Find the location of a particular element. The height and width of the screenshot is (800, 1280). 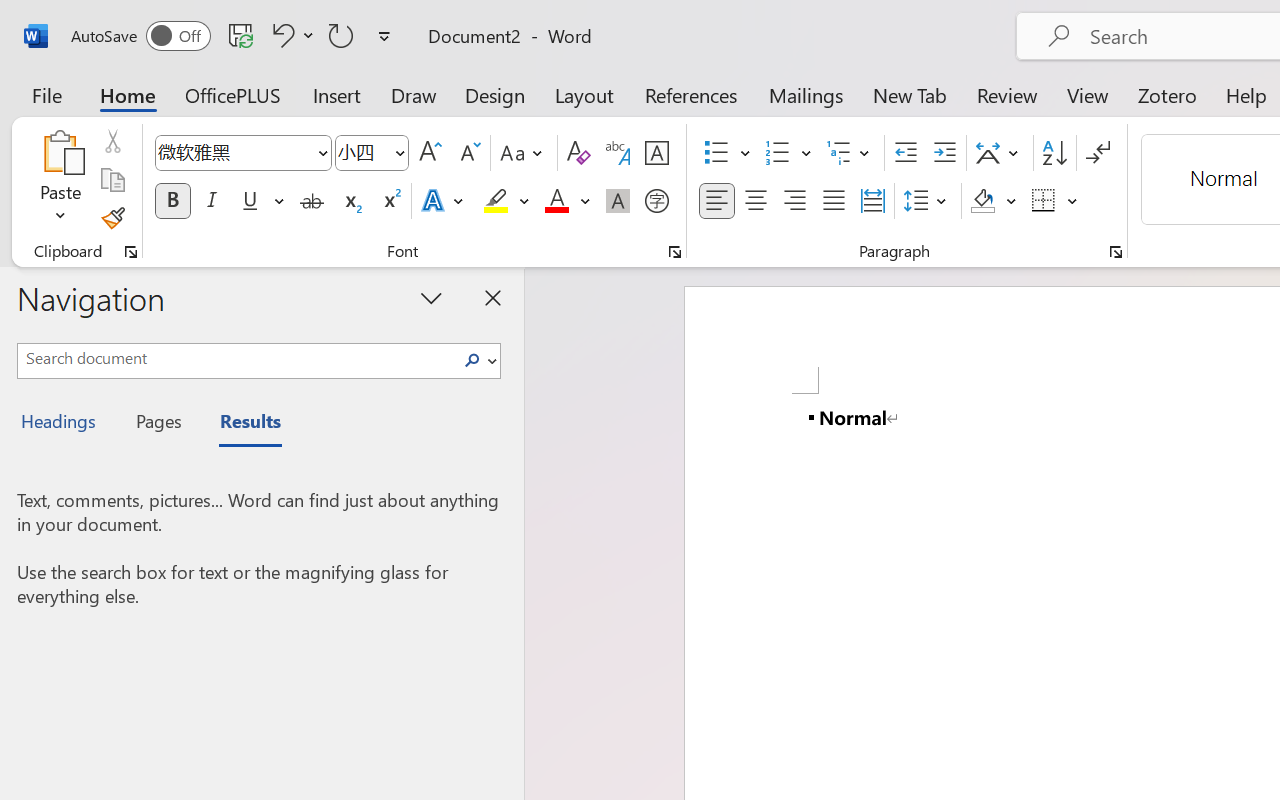

'Character Border' is located at coordinates (656, 153).